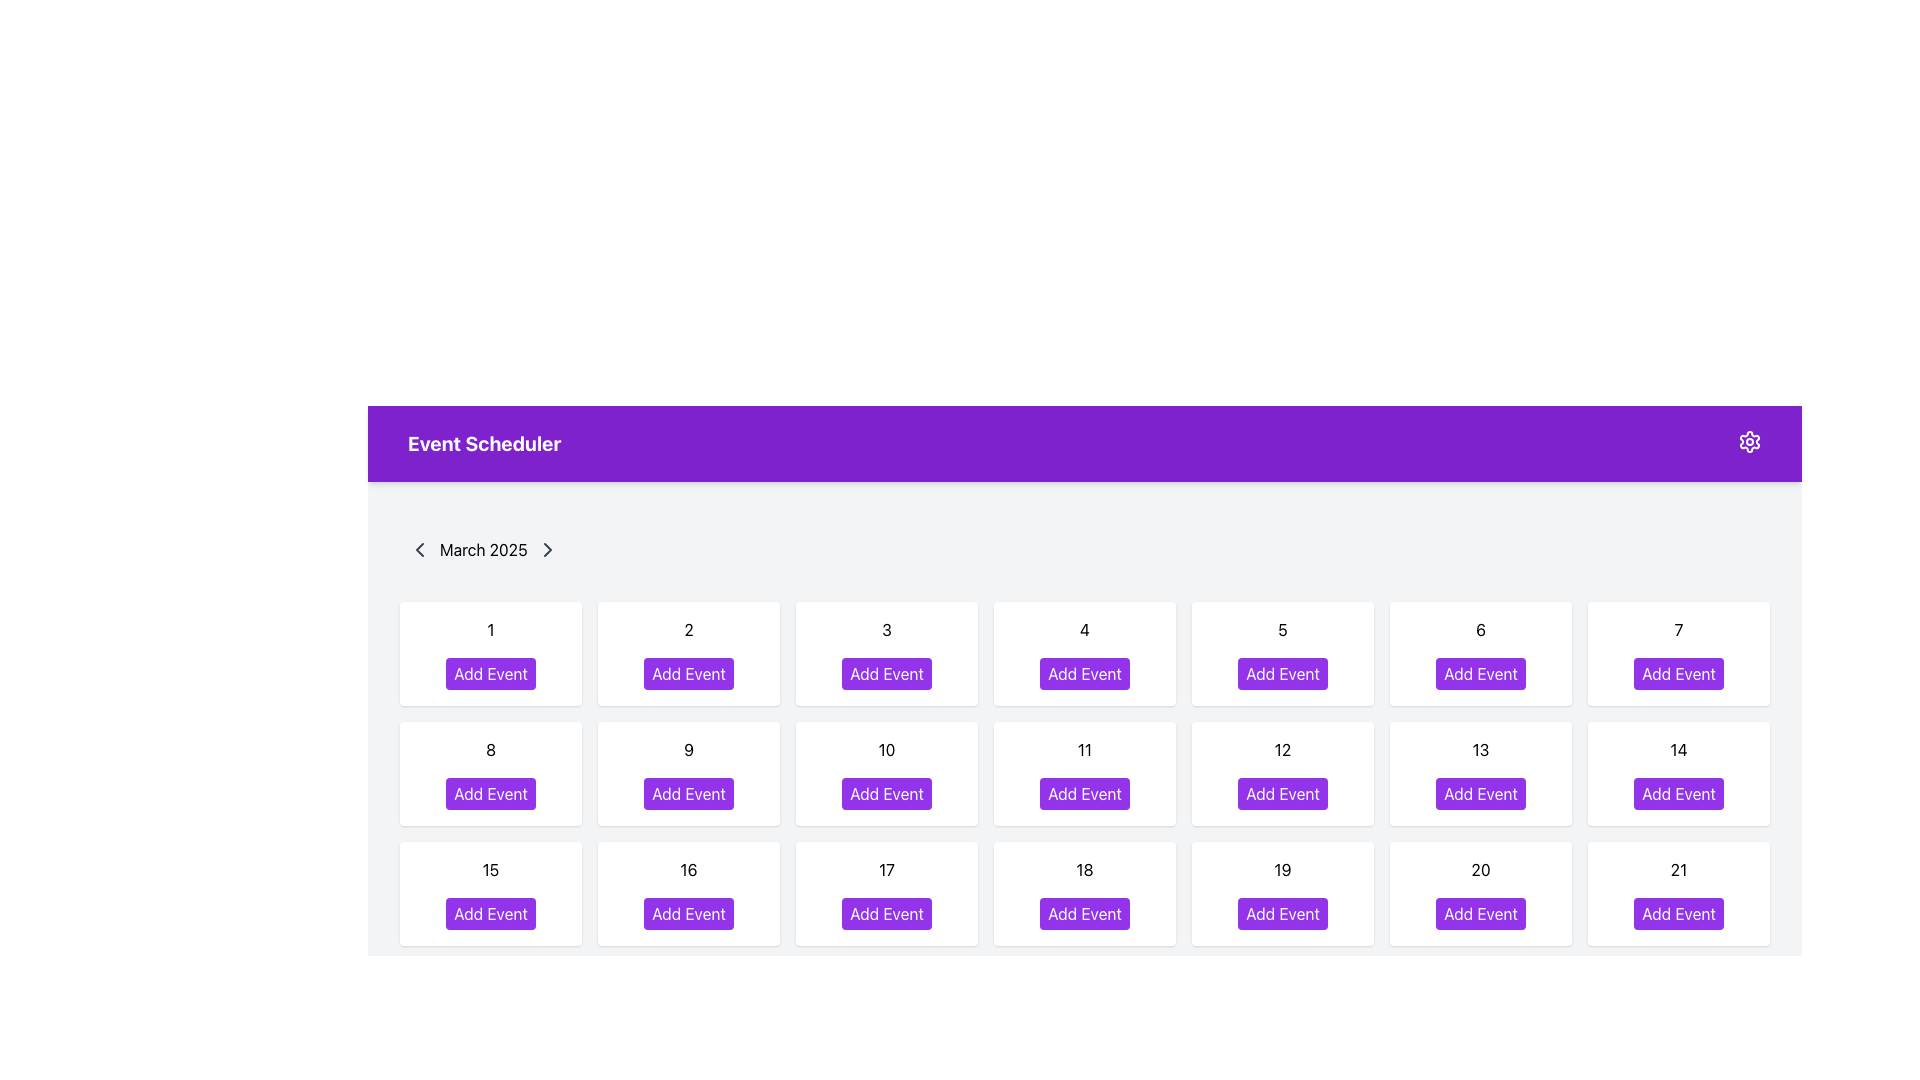 The height and width of the screenshot is (1080, 1920). I want to click on the 'Add Event' button for day '19' in the calendar interface, so click(1282, 914).